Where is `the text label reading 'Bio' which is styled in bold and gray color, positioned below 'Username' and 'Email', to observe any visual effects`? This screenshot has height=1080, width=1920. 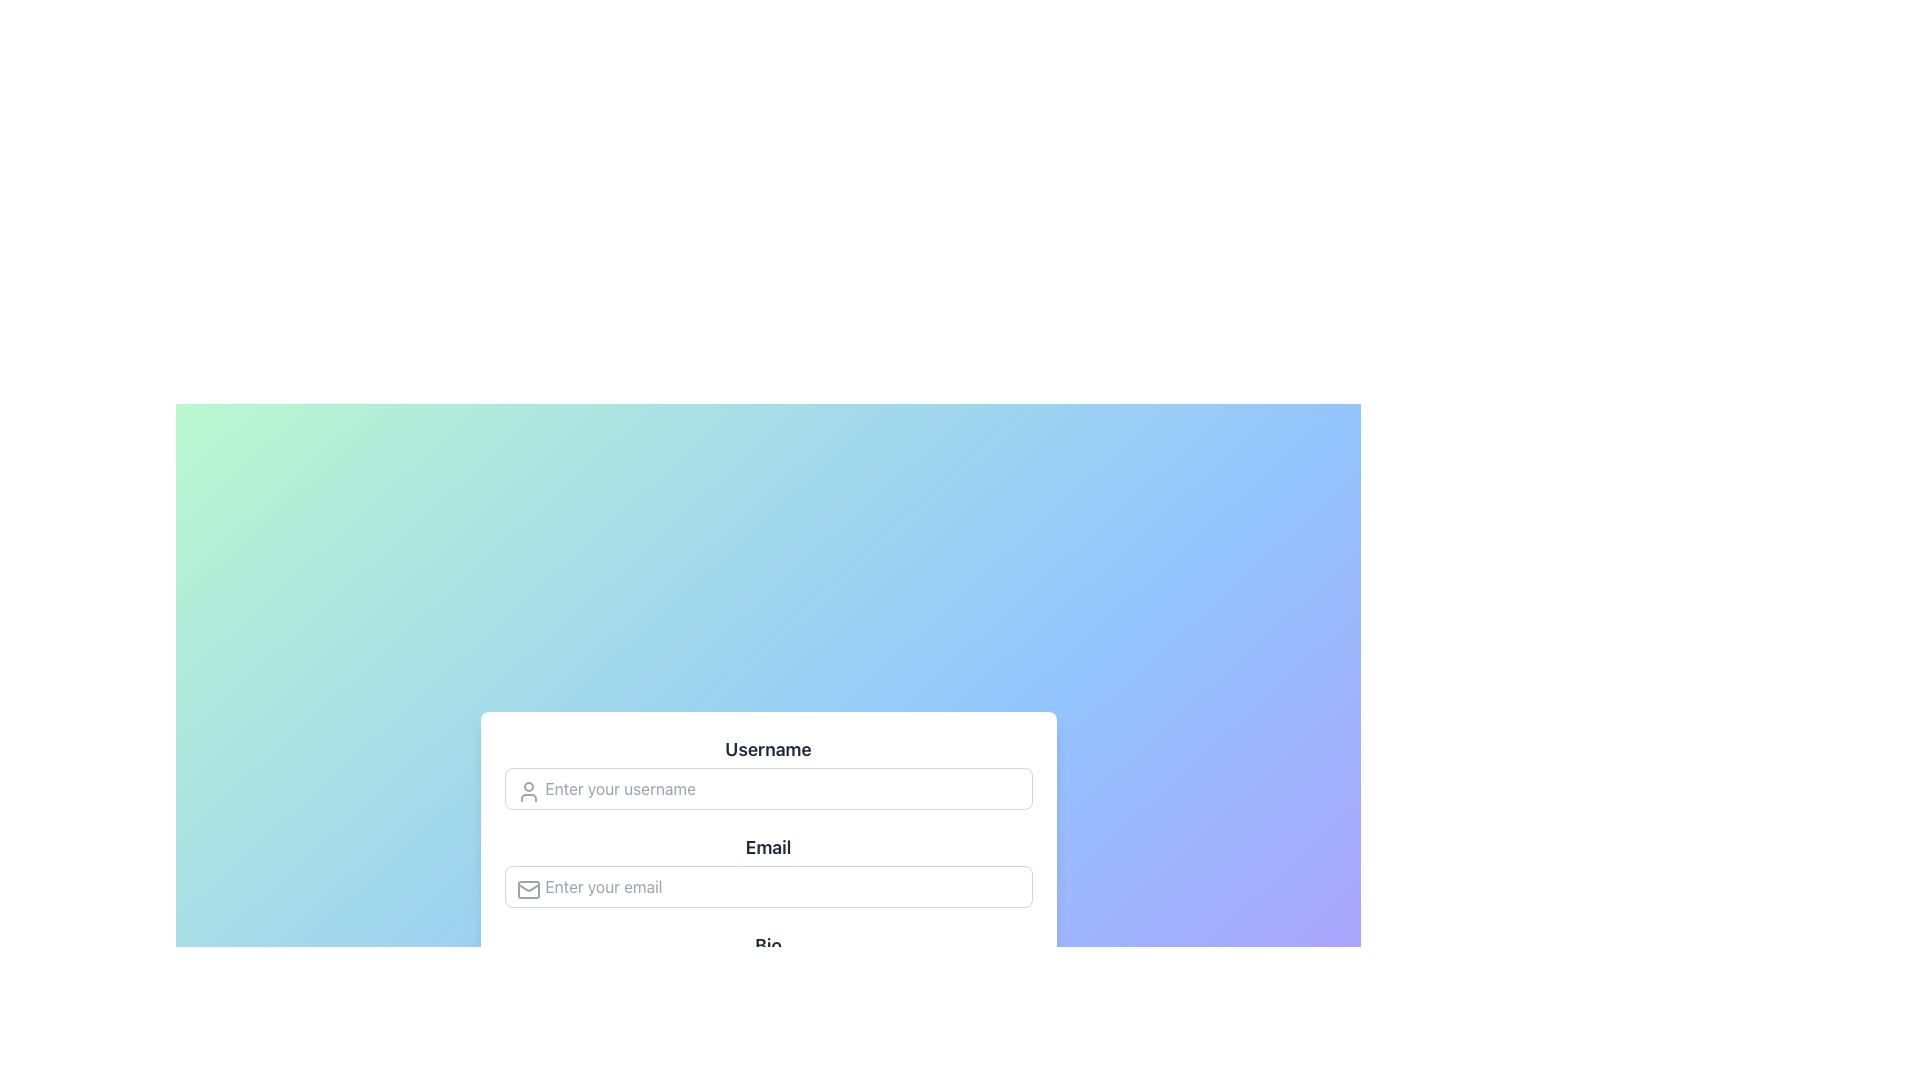 the text label reading 'Bio' which is styled in bold and gray color, positioned below 'Username' and 'Email', to observe any visual effects is located at coordinates (767, 945).